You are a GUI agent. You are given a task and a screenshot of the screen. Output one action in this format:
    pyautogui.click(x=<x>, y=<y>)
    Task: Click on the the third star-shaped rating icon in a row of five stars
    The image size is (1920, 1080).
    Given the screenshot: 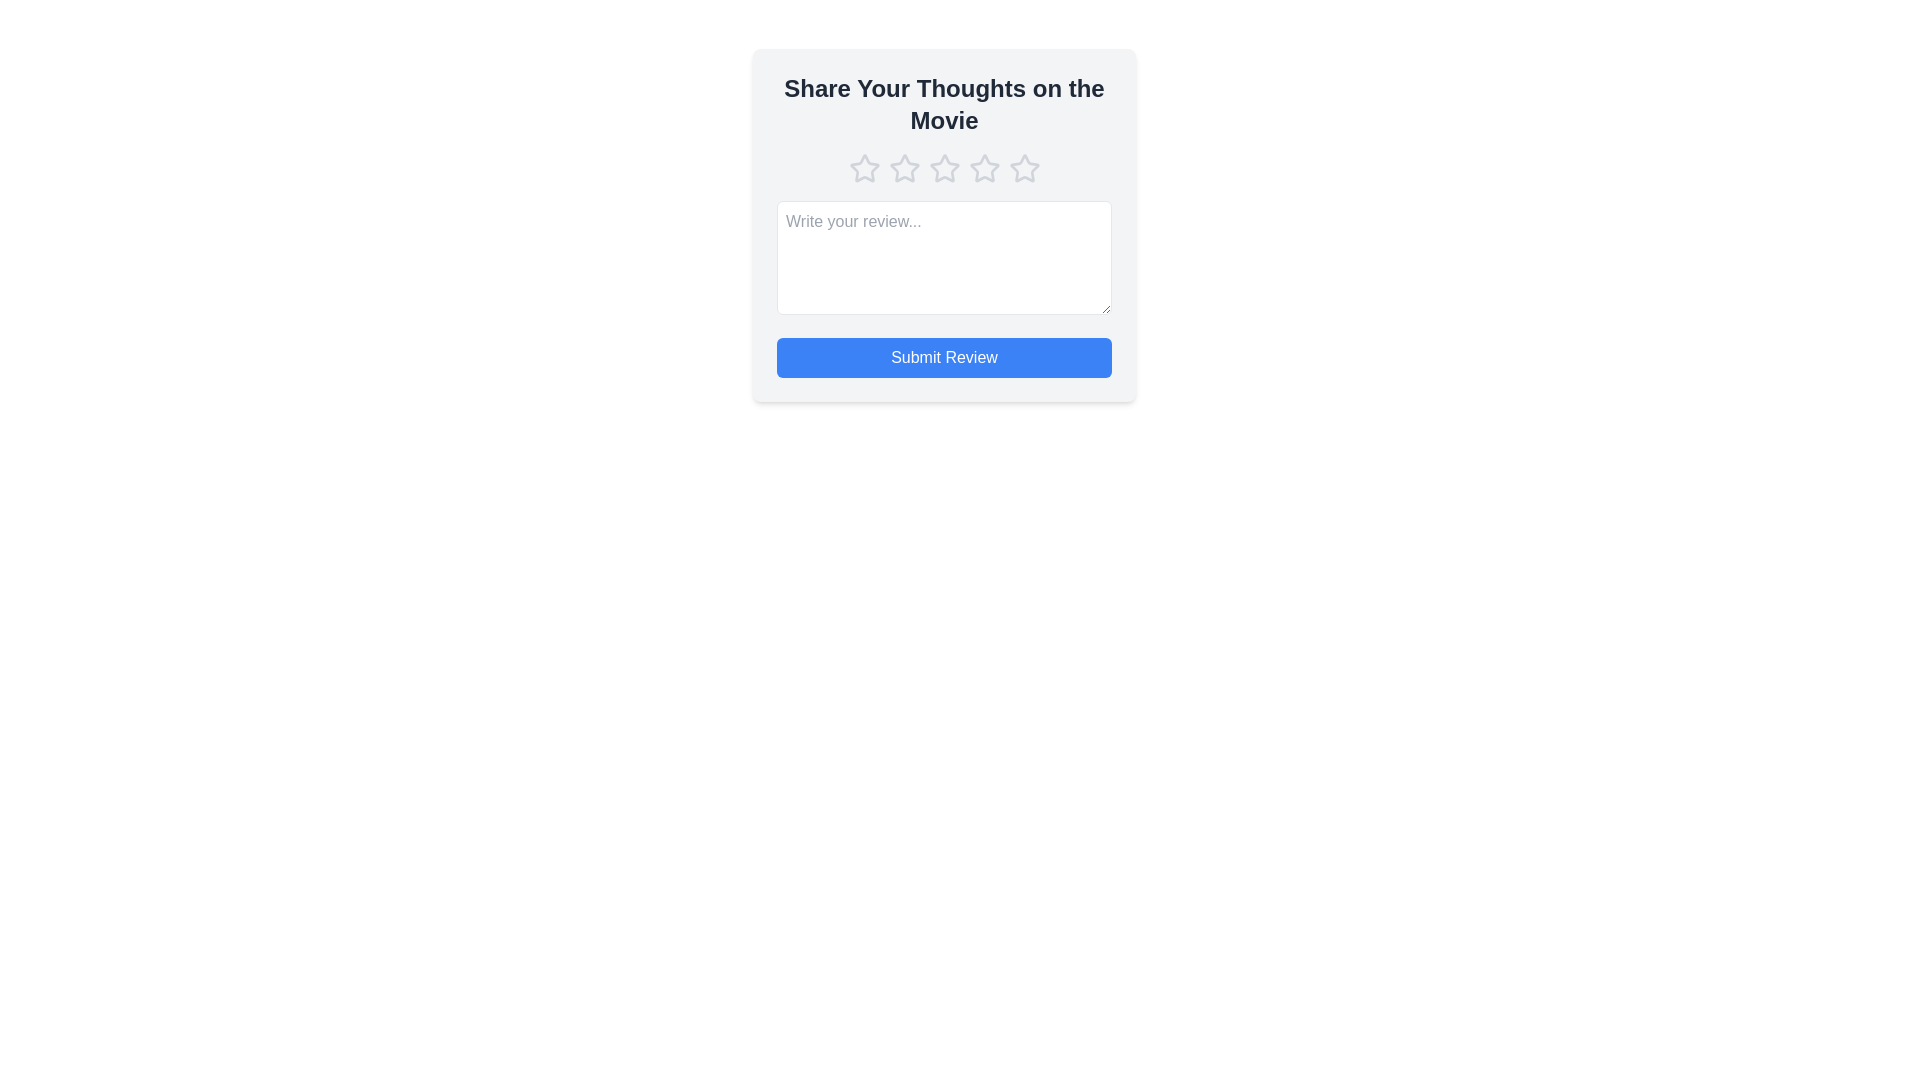 What is the action you would take?
    pyautogui.click(x=984, y=167)
    